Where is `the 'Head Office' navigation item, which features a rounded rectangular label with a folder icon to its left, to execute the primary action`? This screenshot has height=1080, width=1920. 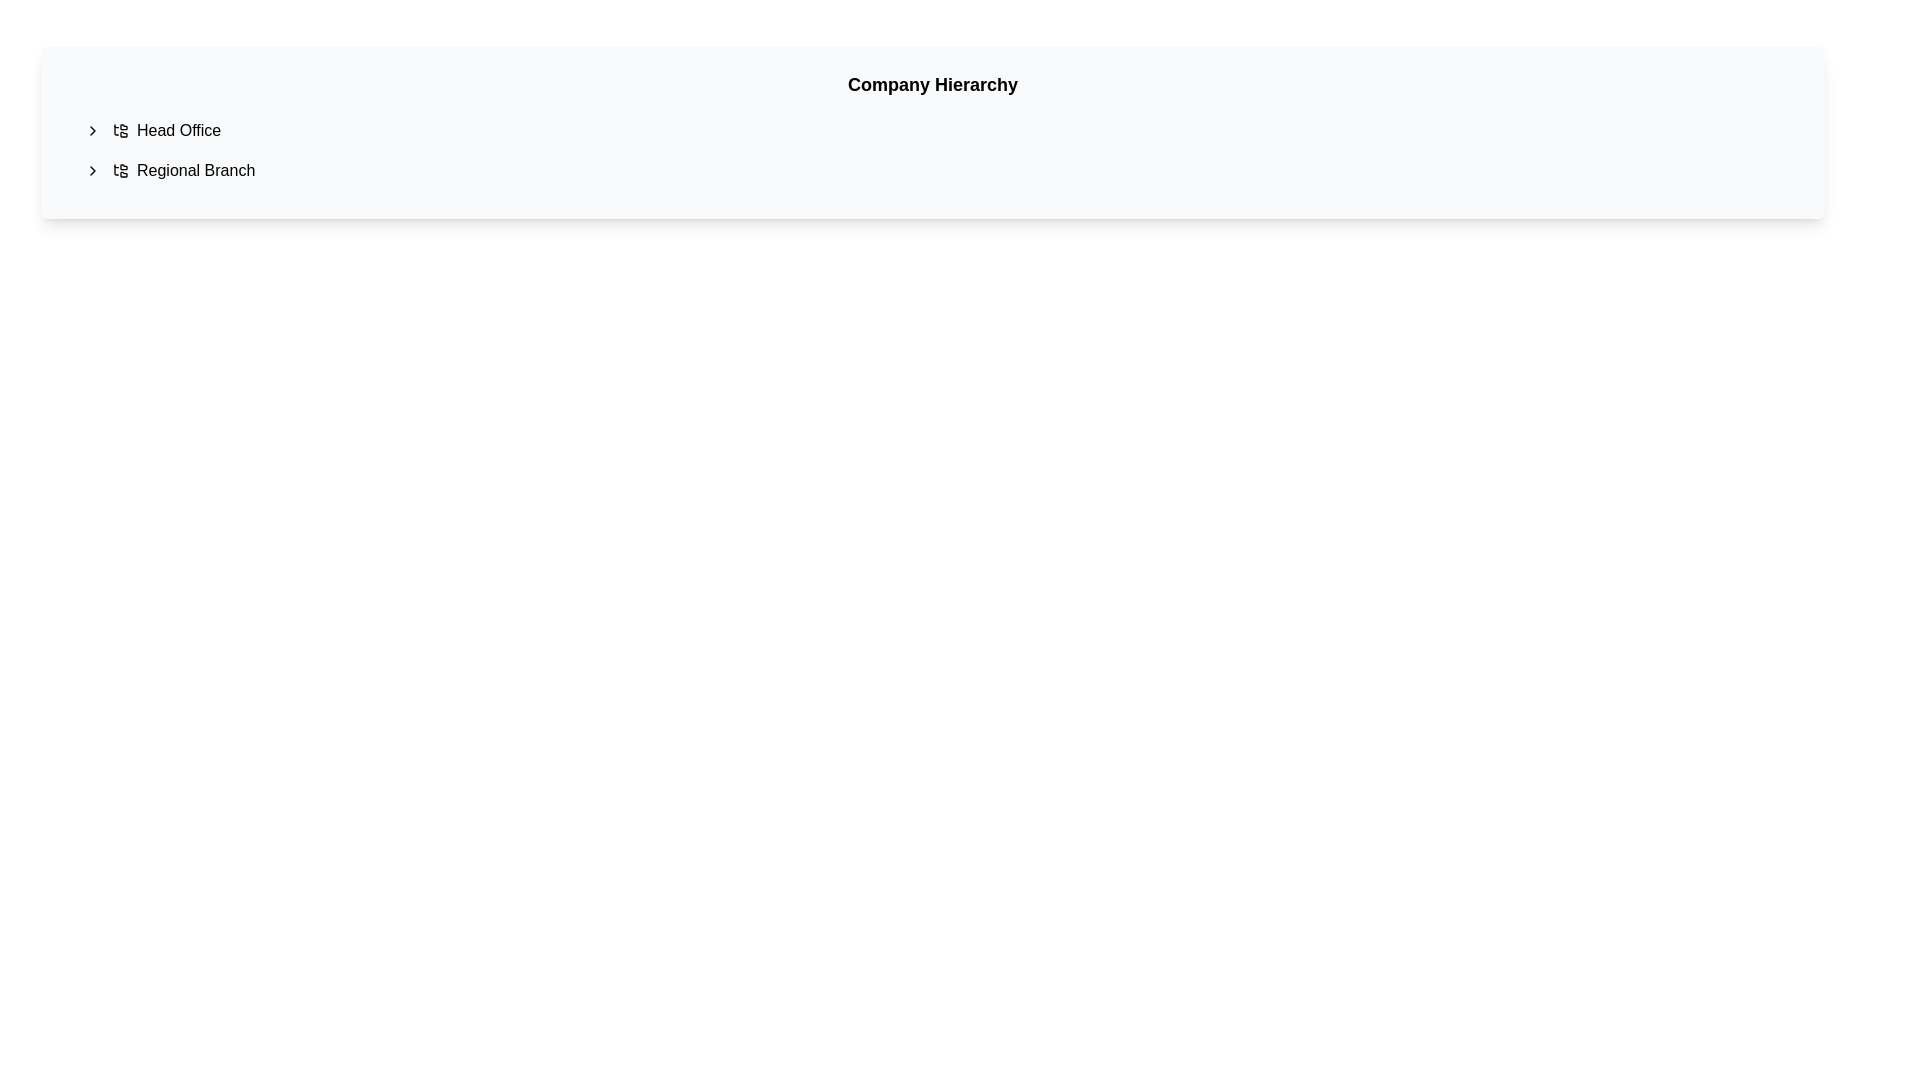
the 'Head Office' navigation item, which features a rounded rectangular label with a folder icon to its left, to execute the primary action is located at coordinates (167, 131).